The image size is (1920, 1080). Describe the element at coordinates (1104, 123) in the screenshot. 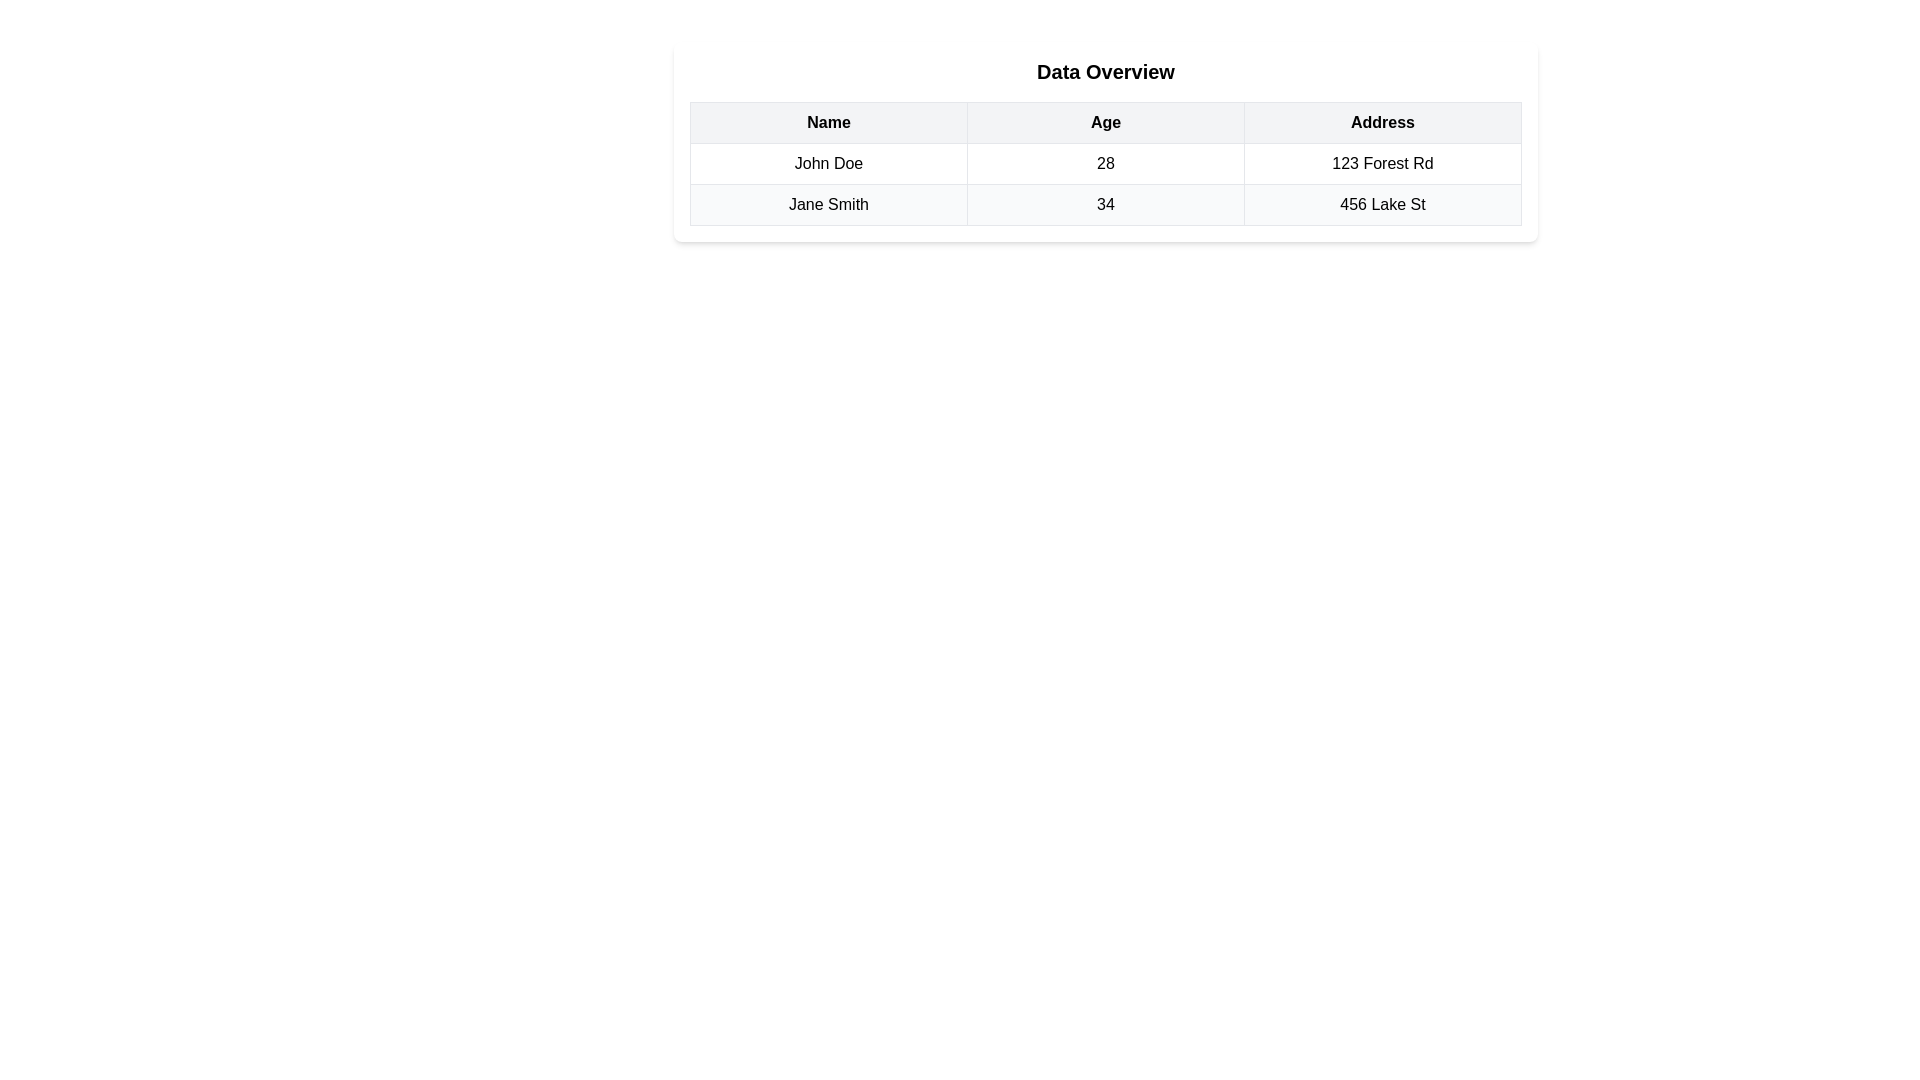

I see `text 'Age' from the Table Header Row, which is the first row in a table structure providing column labels` at that location.